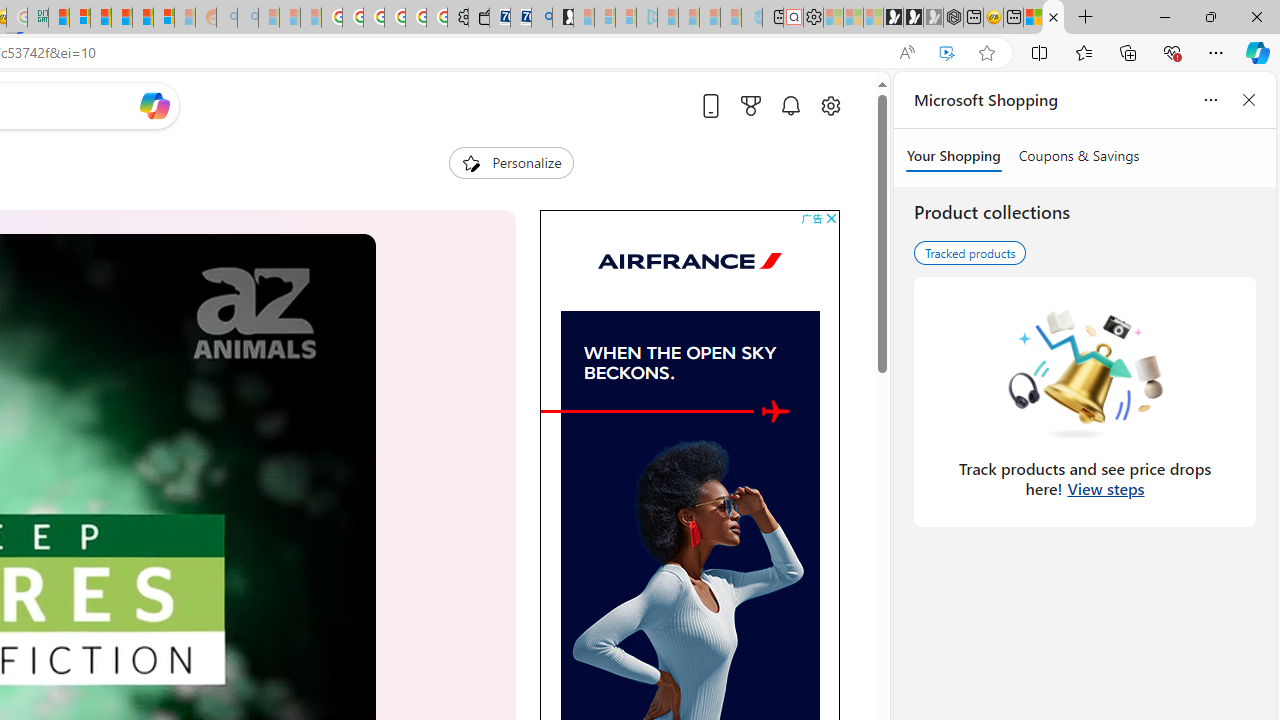 The image size is (1280, 720). Describe the element at coordinates (892, 17) in the screenshot. I see `'Play Free Online Games | Games from Microsoft Start'` at that location.